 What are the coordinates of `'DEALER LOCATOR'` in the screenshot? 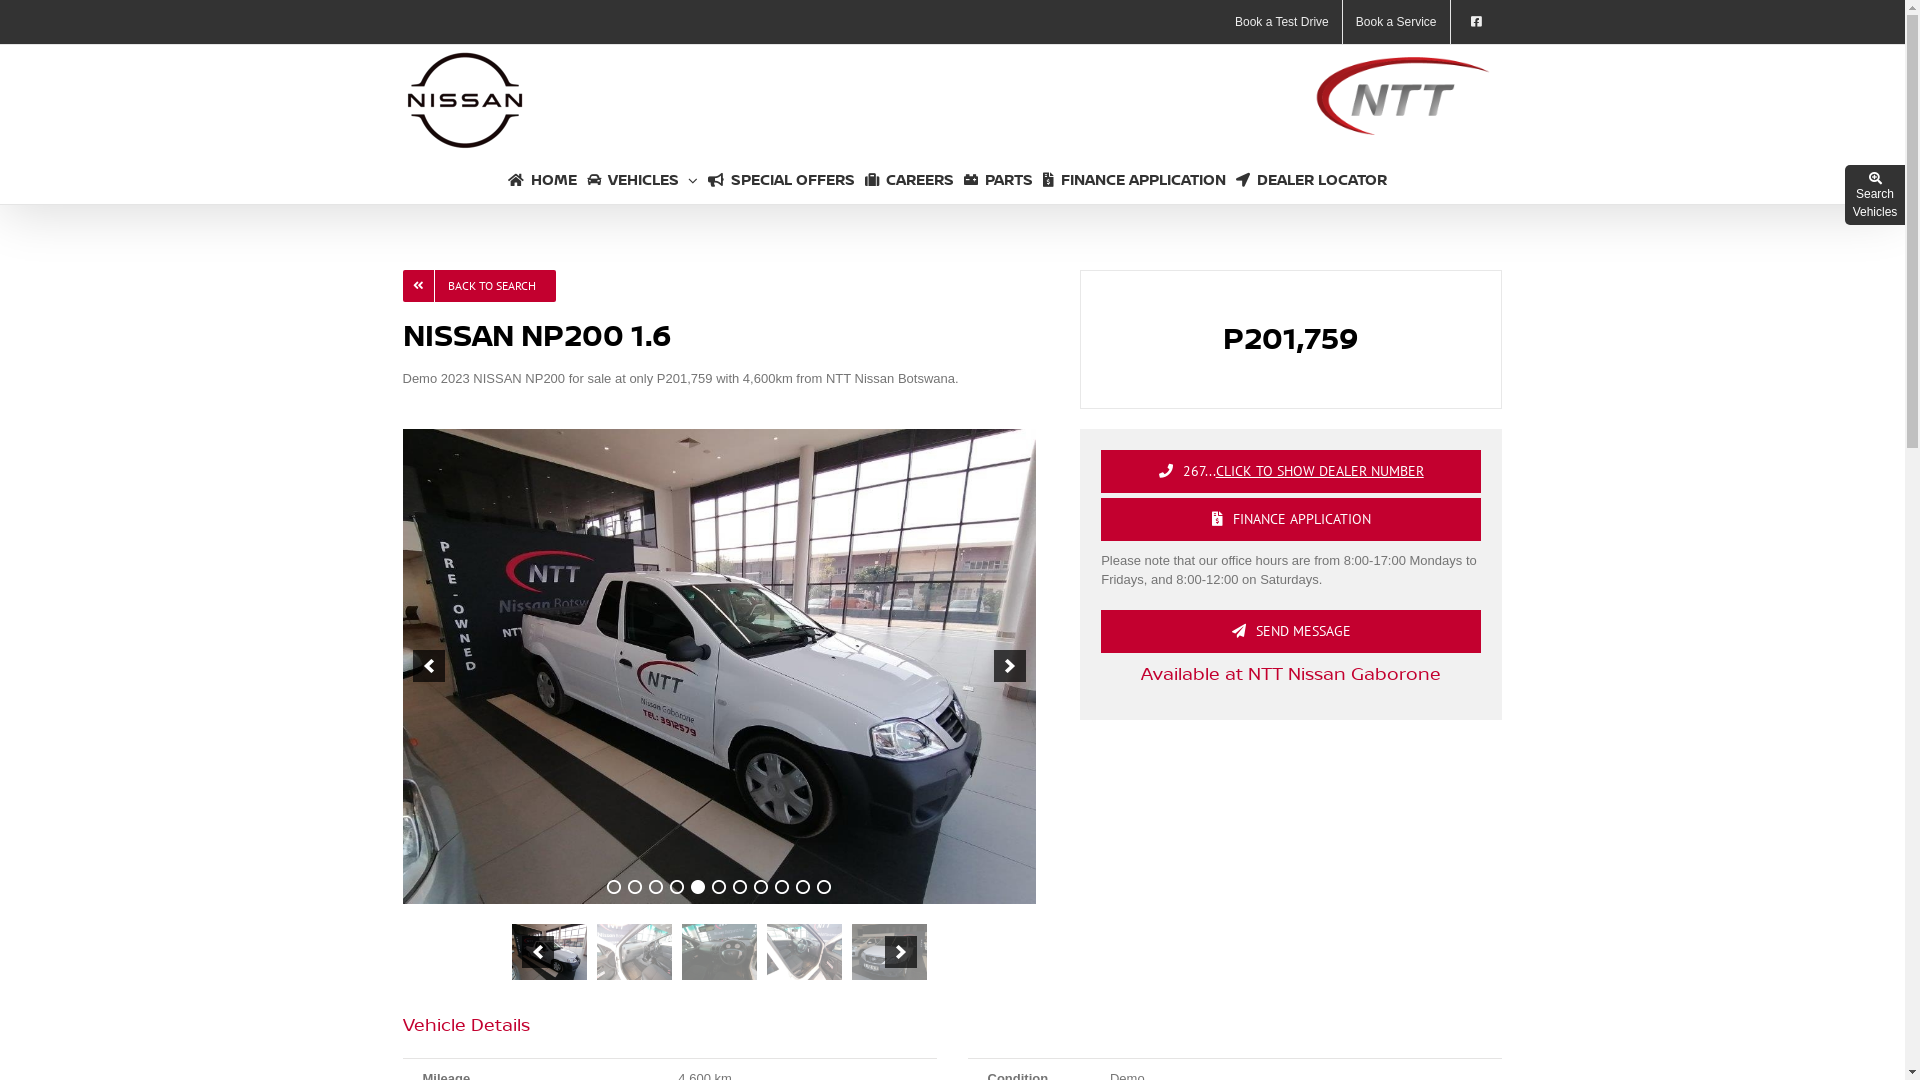 It's located at (1311, 177).